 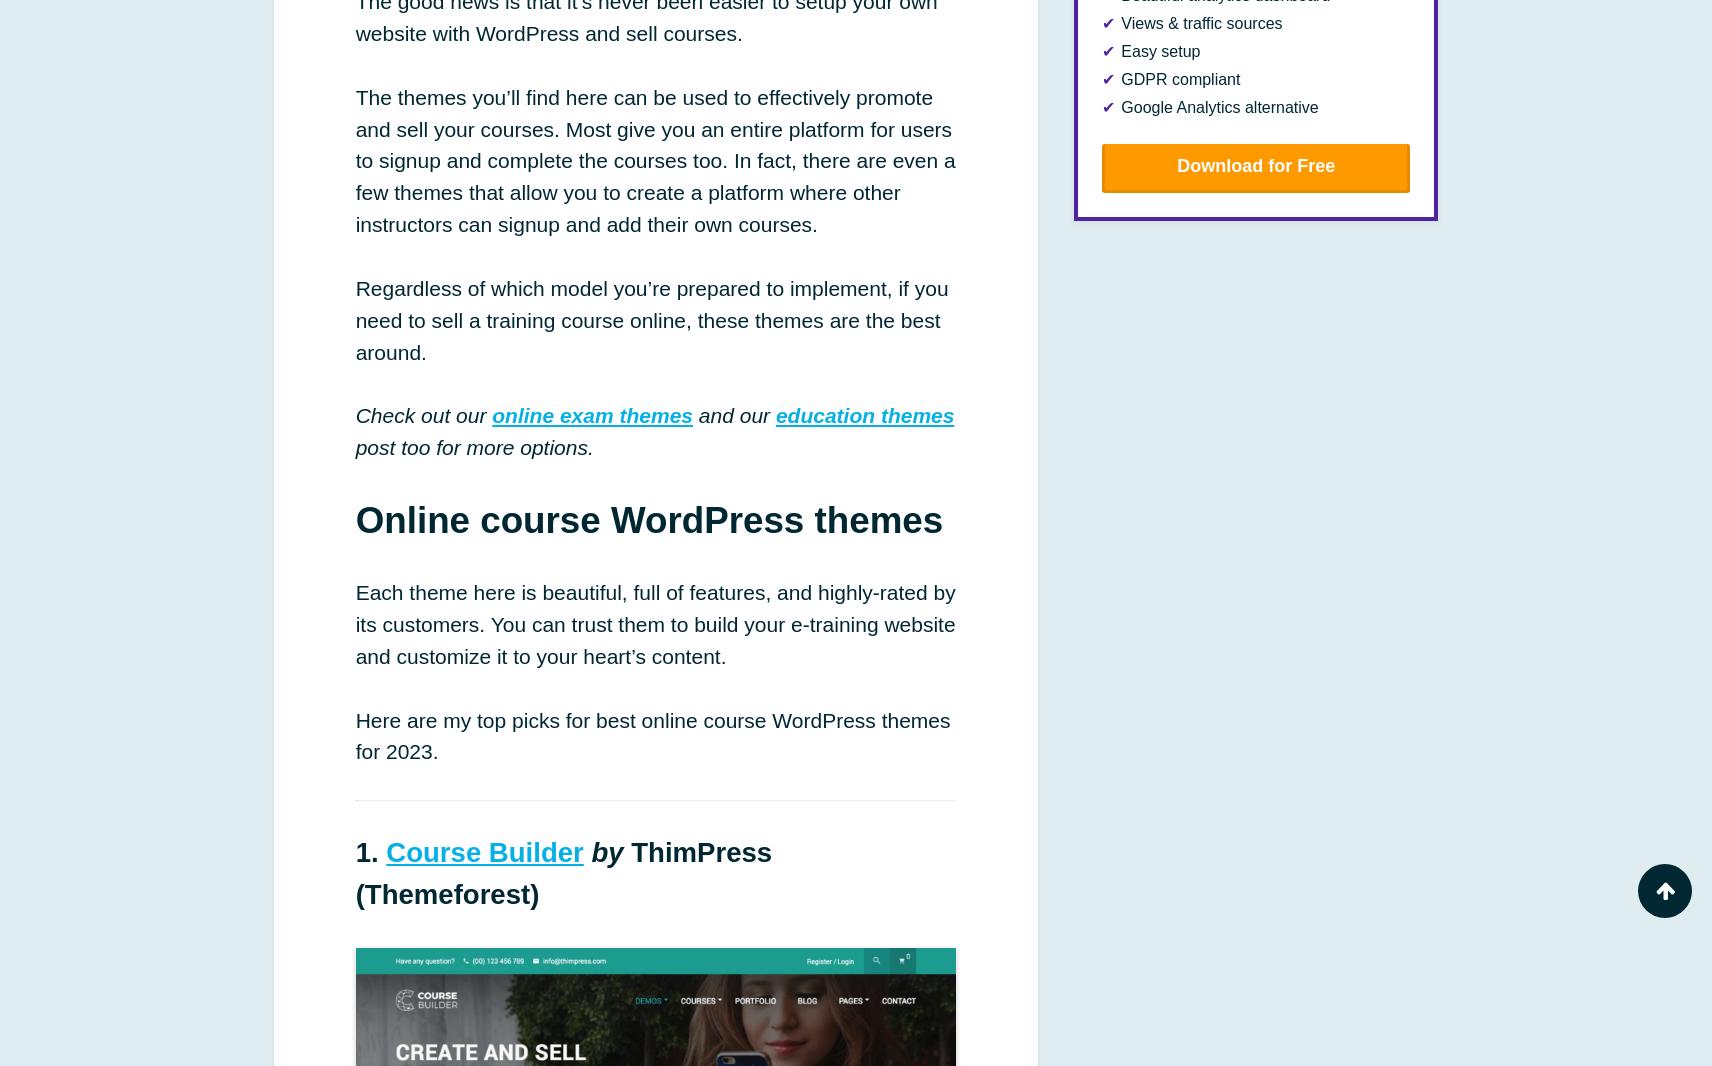 What do you see at coordinates (655, 623) in the screenshot?
I see `'Each theme here is beautiful, full of features, and highly-rated by its customers. You can trust them to build your e-training website and customize it to your heart’s content.'` at bounding box center [655, 623].